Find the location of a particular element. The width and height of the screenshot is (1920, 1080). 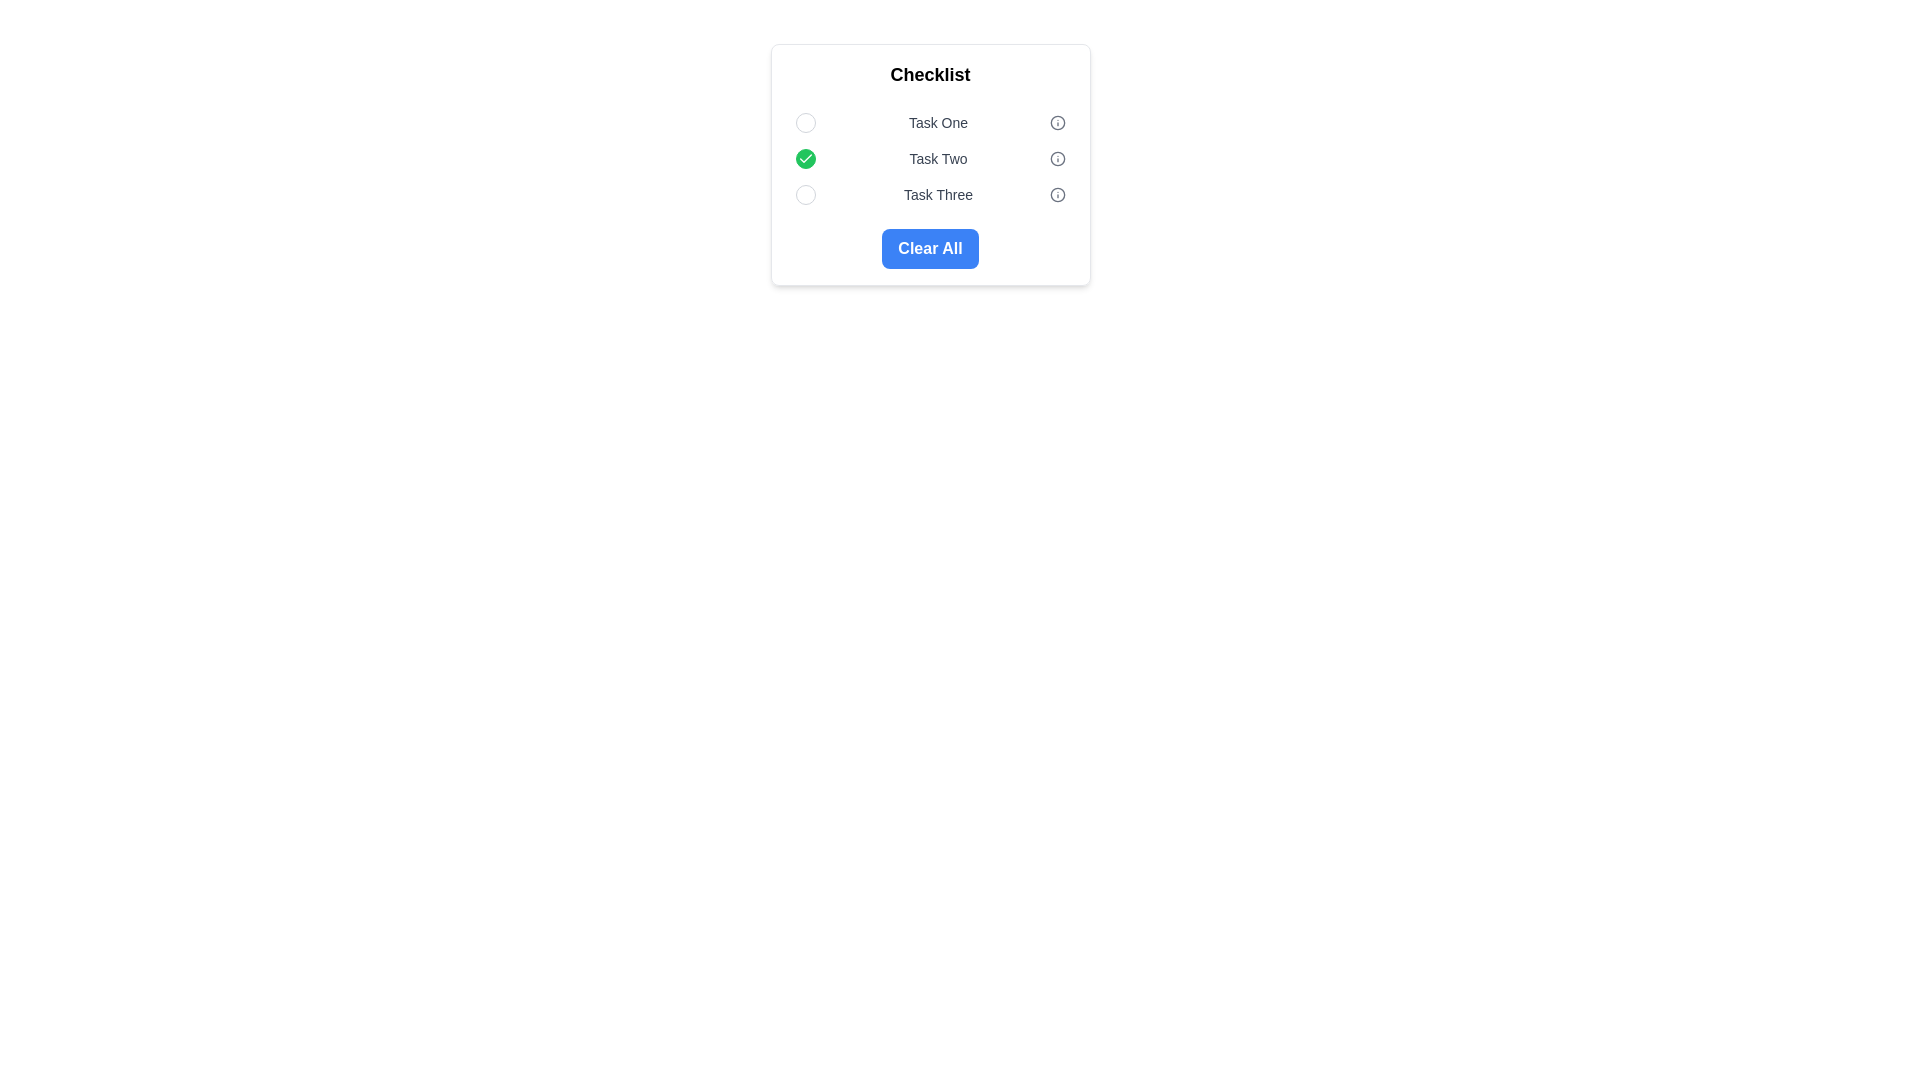

the Text label that describes the first item in the checklist, positioned between a selection checkbox and an additional information icon is located at coordinates (937, 123).